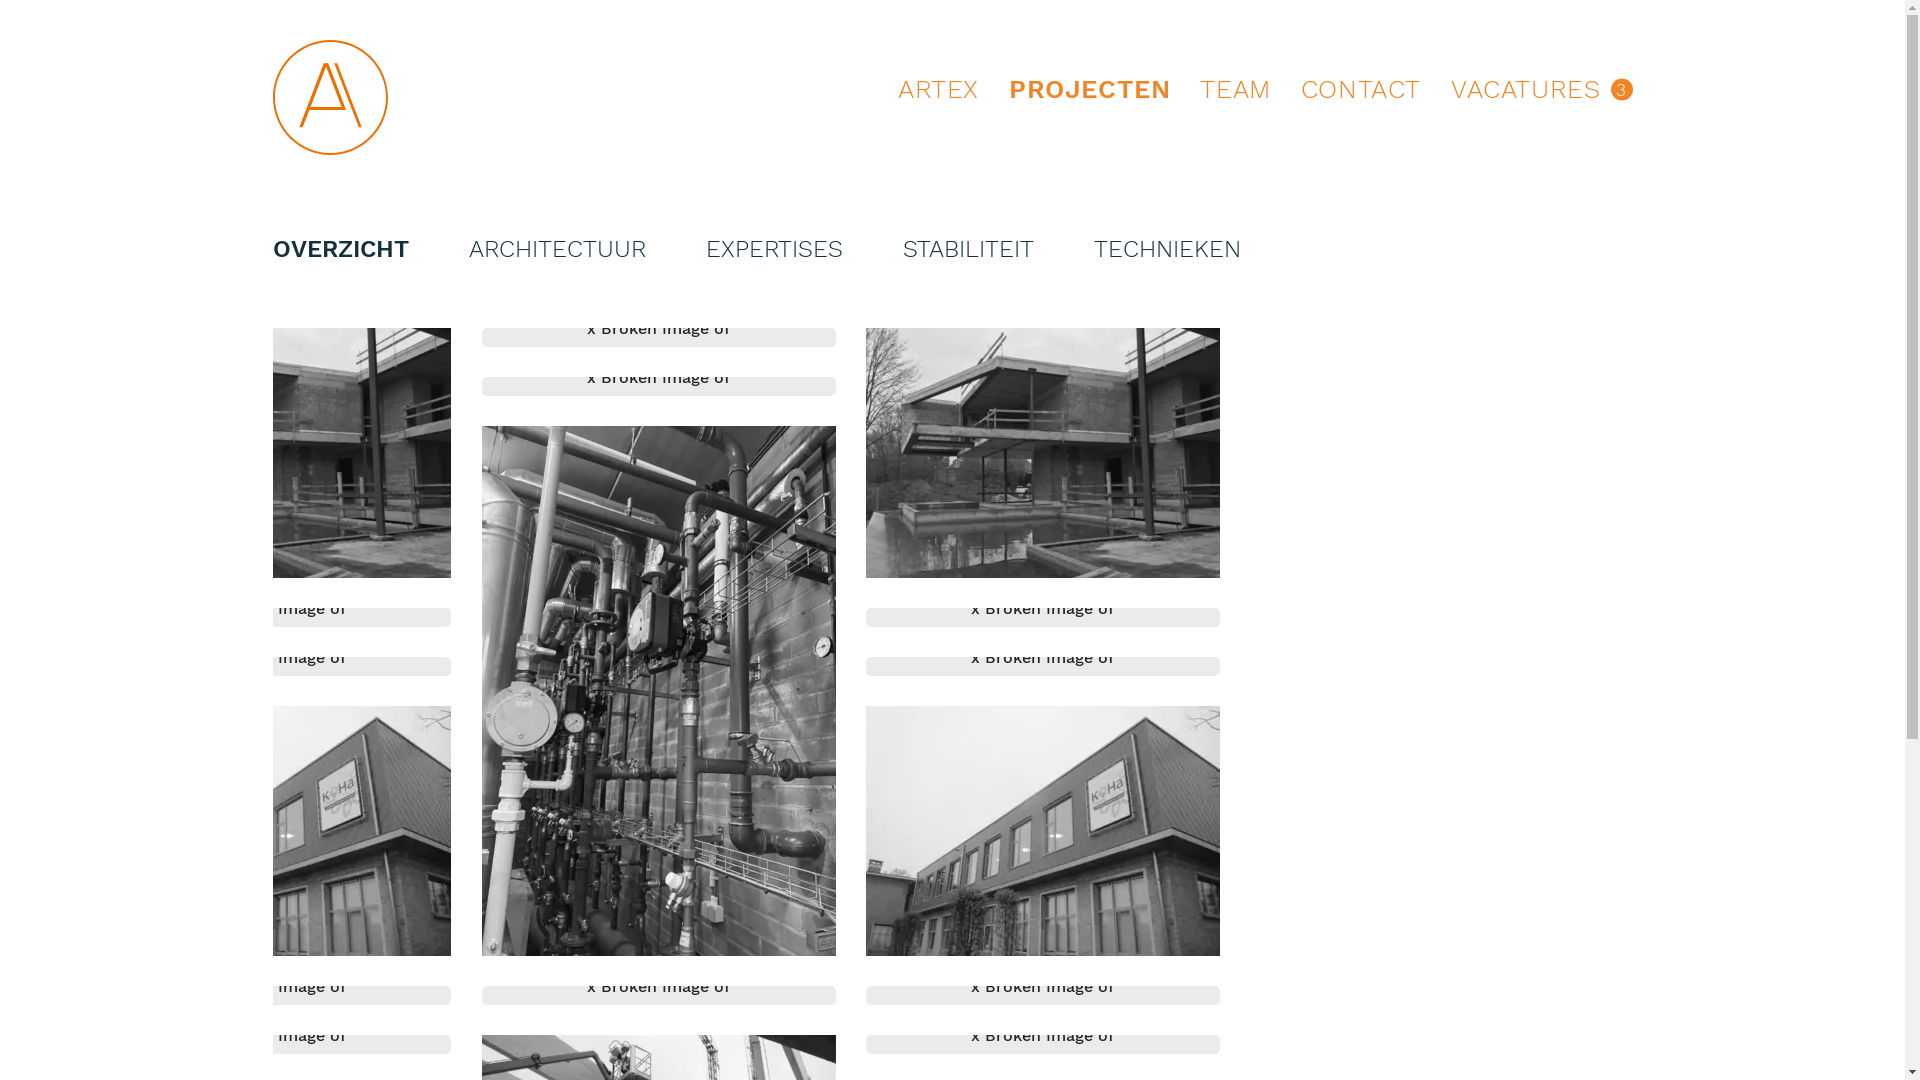 Image resolution: width=1920 pixels, height=1080 pixels. Describe the element at coordinates (1088, 94) in the screenshot. I see `'PROJECTEN'` at that location.